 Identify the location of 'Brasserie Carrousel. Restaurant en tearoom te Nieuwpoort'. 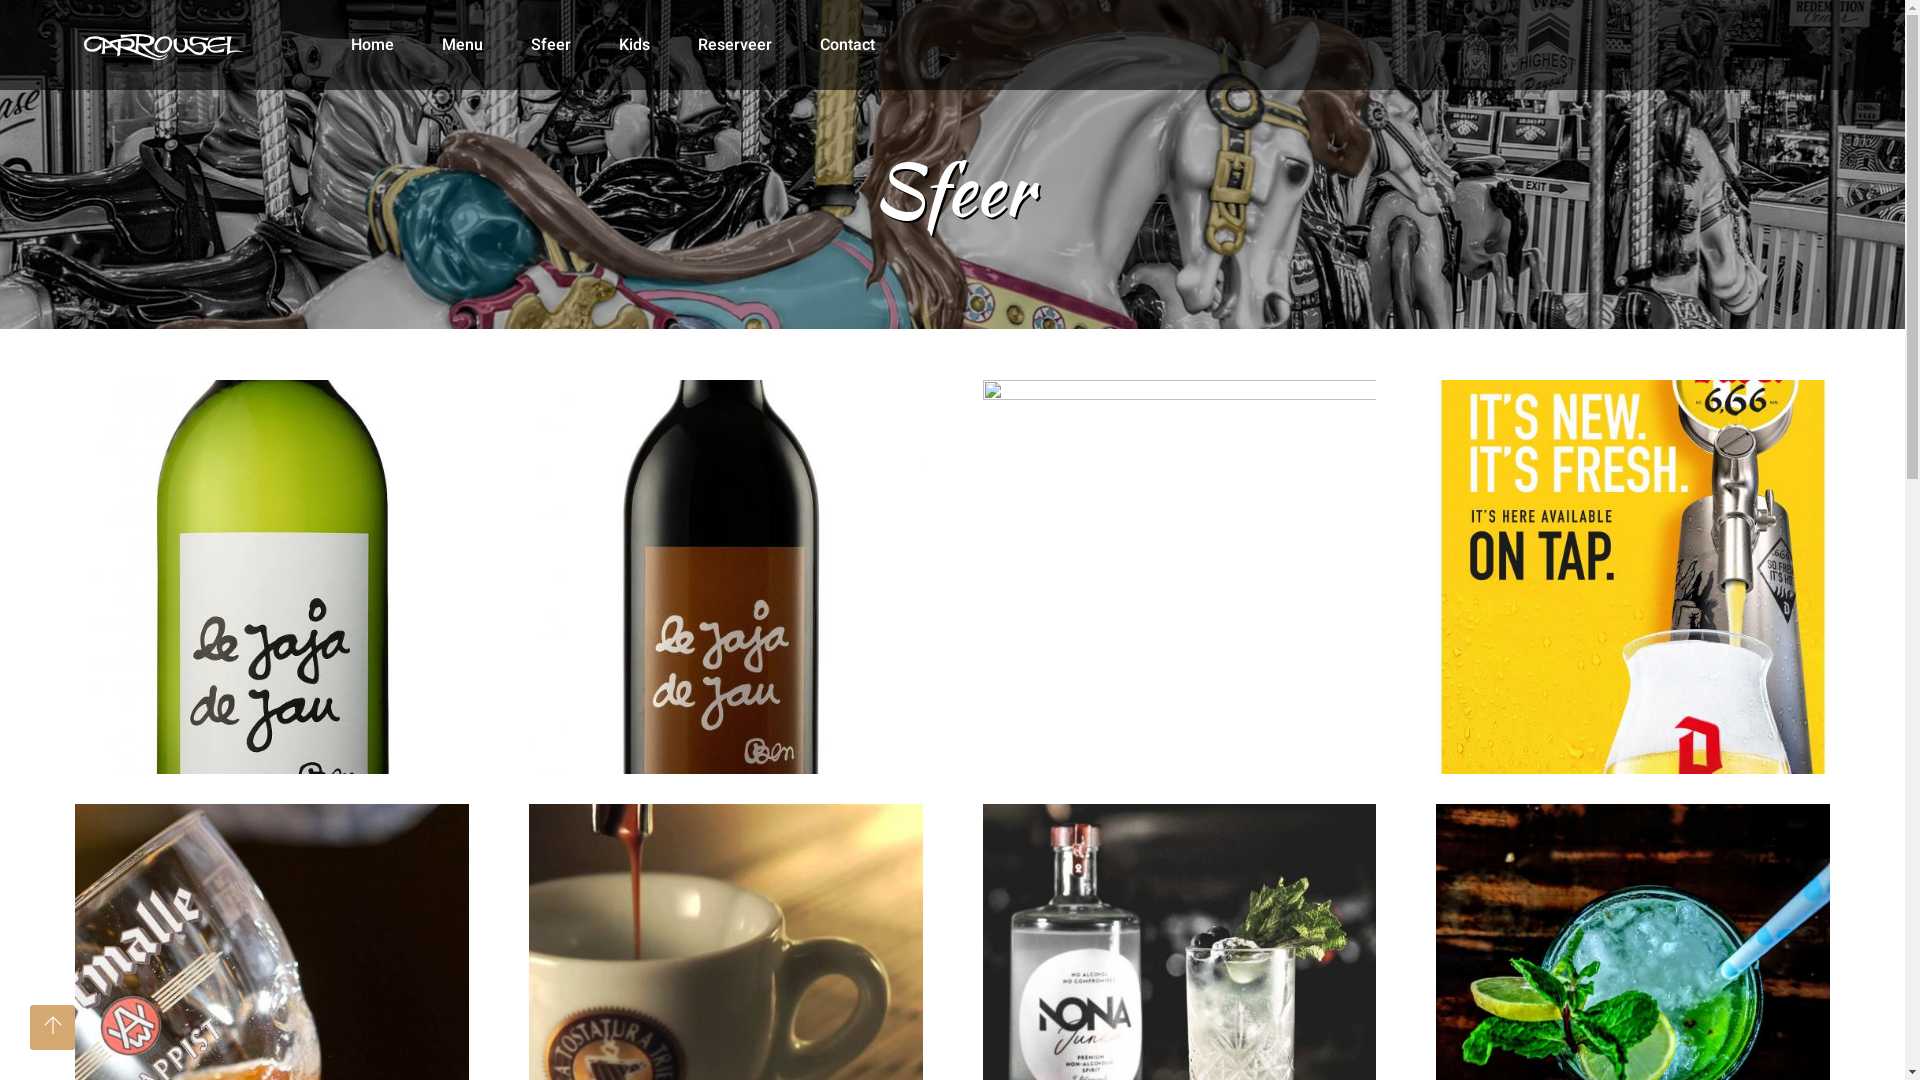
(163, 35).